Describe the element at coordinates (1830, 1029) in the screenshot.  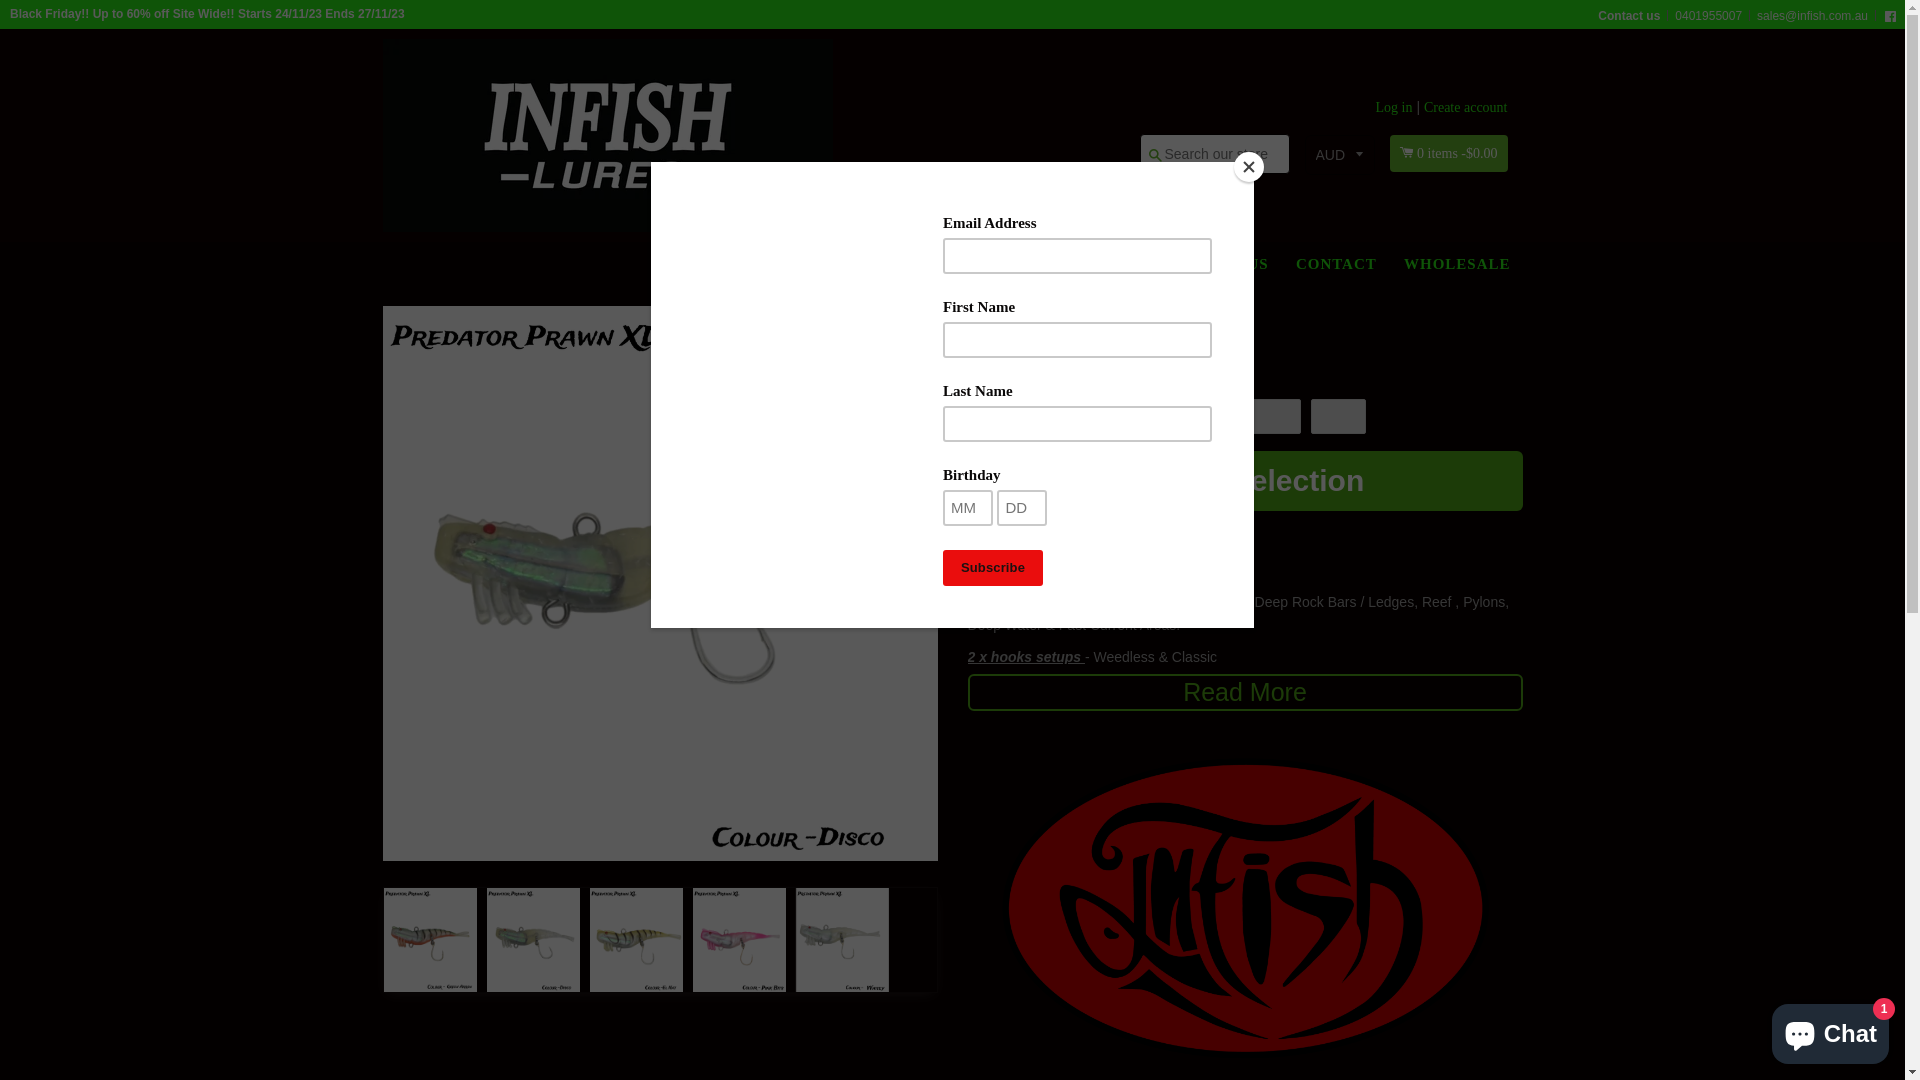
I see `'Shopify online store chat'` at that location.